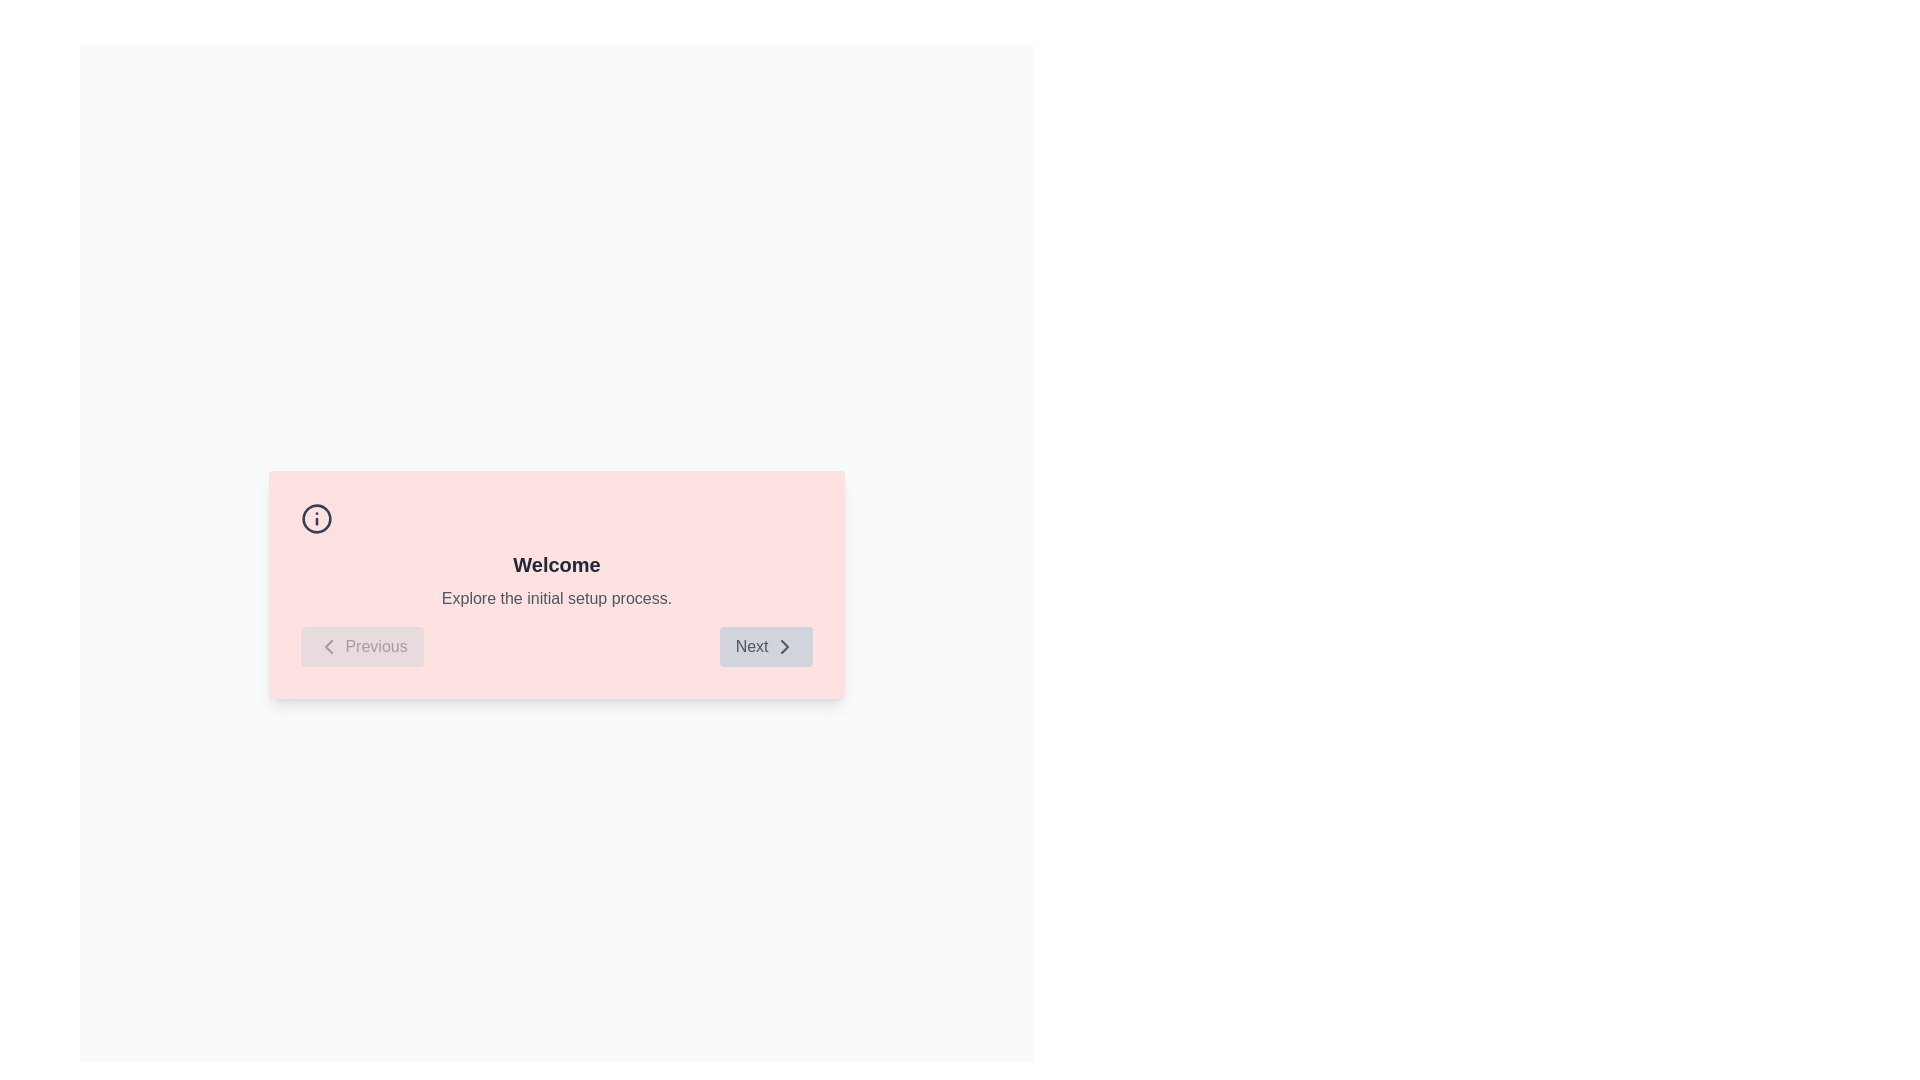 The height and width of the screenshot is (1080, 1920). I want to click on the right-pointing arrow icon inside the 'Next' button located at the bottom-right area of the pink dialog box, so click(784, 647).